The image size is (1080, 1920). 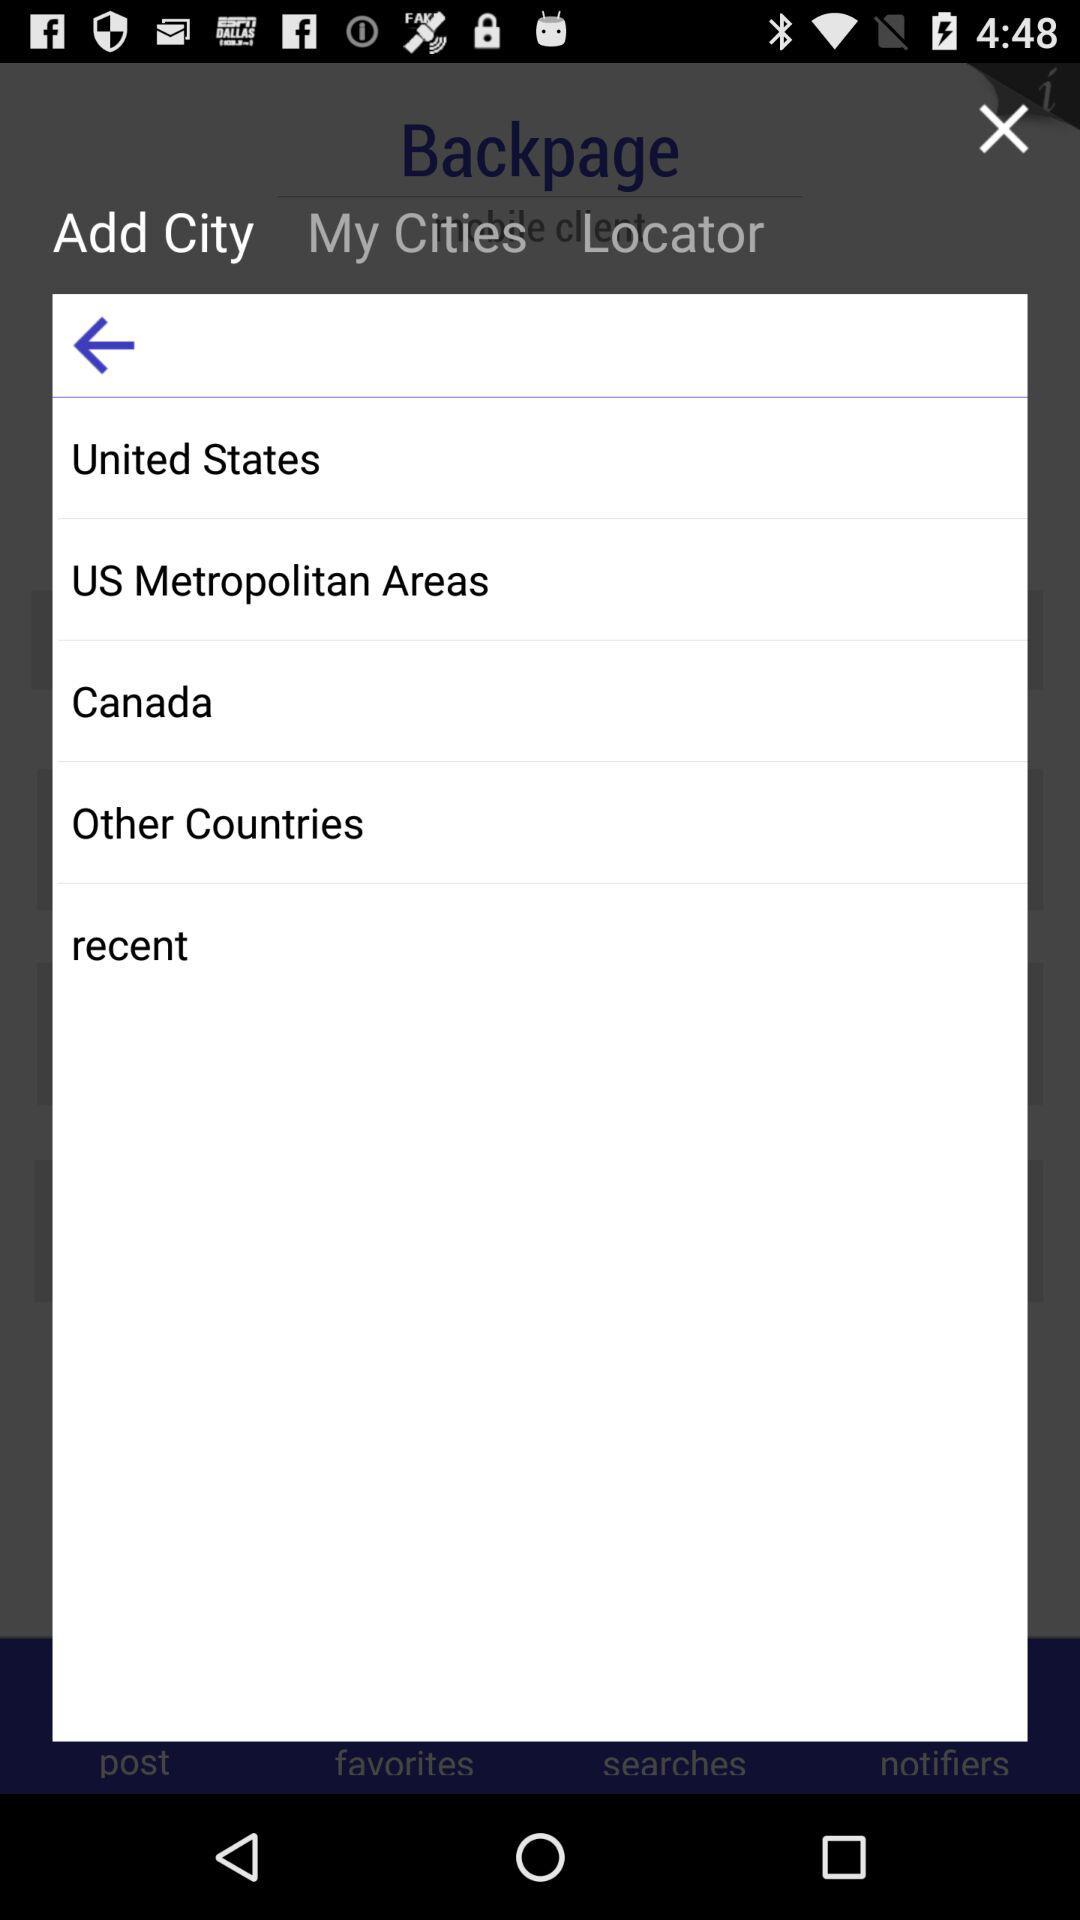 What do you see at coordinates (542, 700) in the screenshot?
I see `the app above other countries item` at bounding box center [542, 700].